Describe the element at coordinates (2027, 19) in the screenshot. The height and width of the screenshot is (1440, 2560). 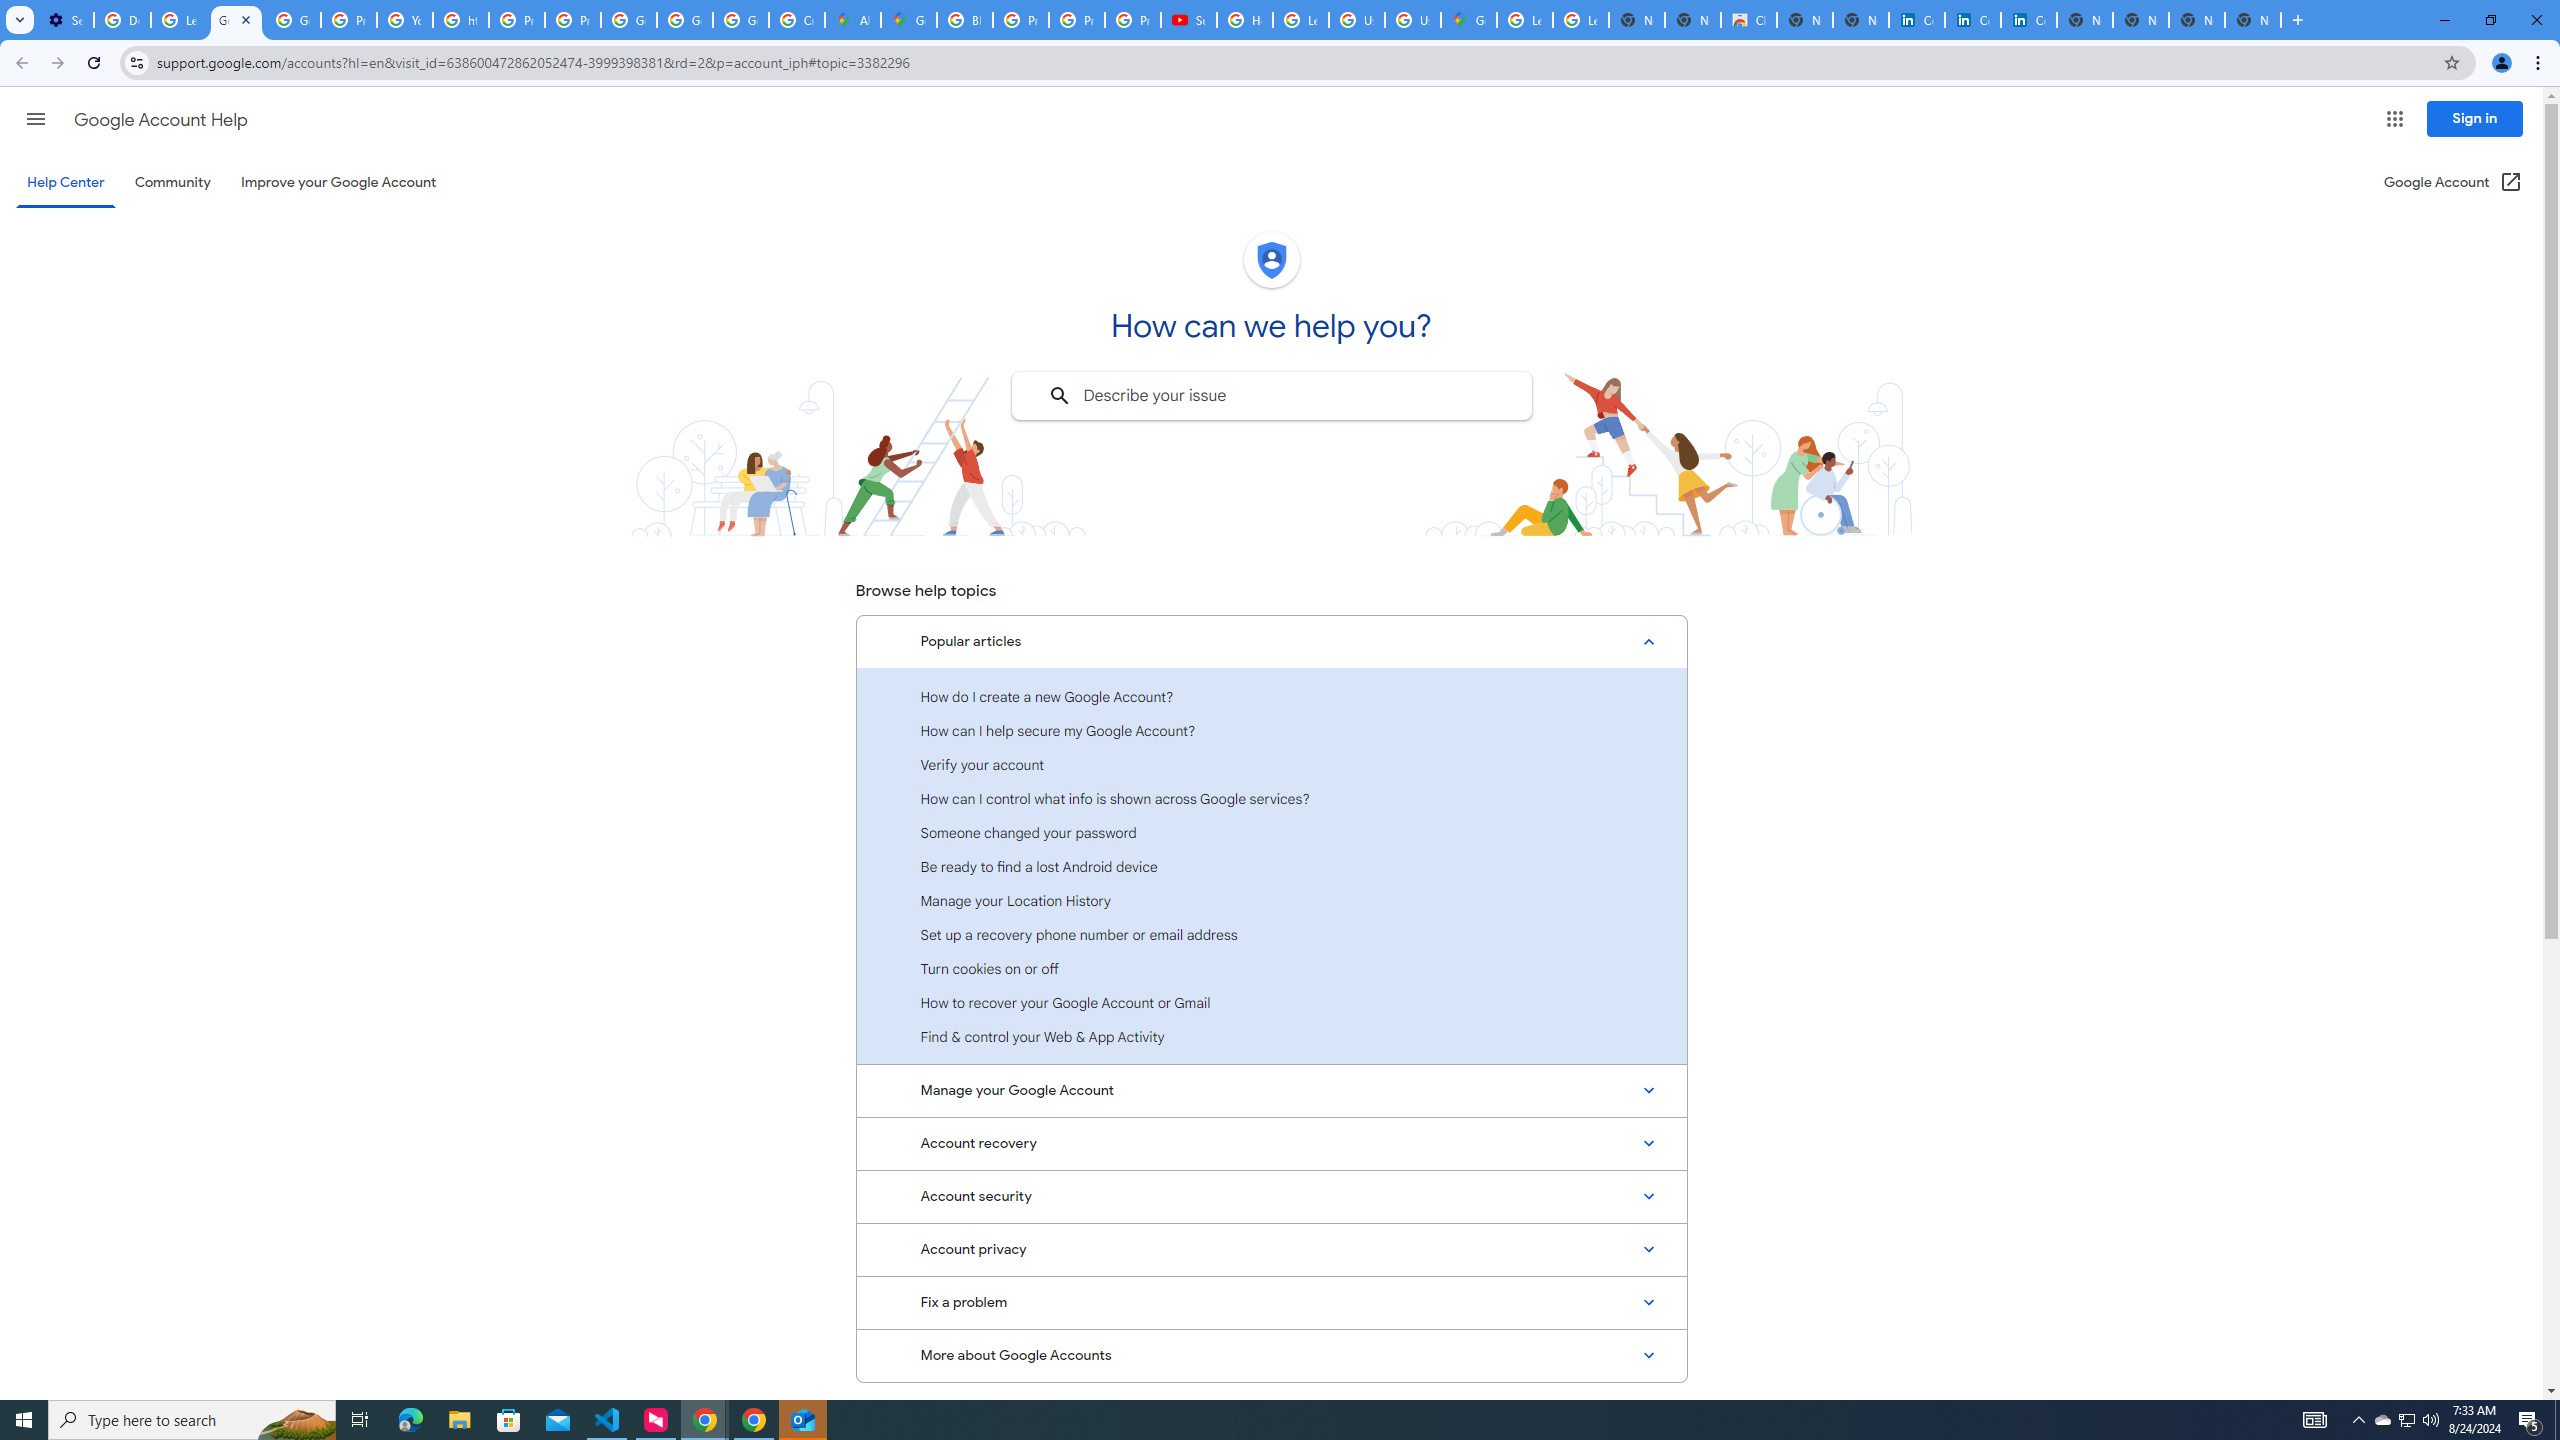
I see `'Copyright Policy'` at that location.